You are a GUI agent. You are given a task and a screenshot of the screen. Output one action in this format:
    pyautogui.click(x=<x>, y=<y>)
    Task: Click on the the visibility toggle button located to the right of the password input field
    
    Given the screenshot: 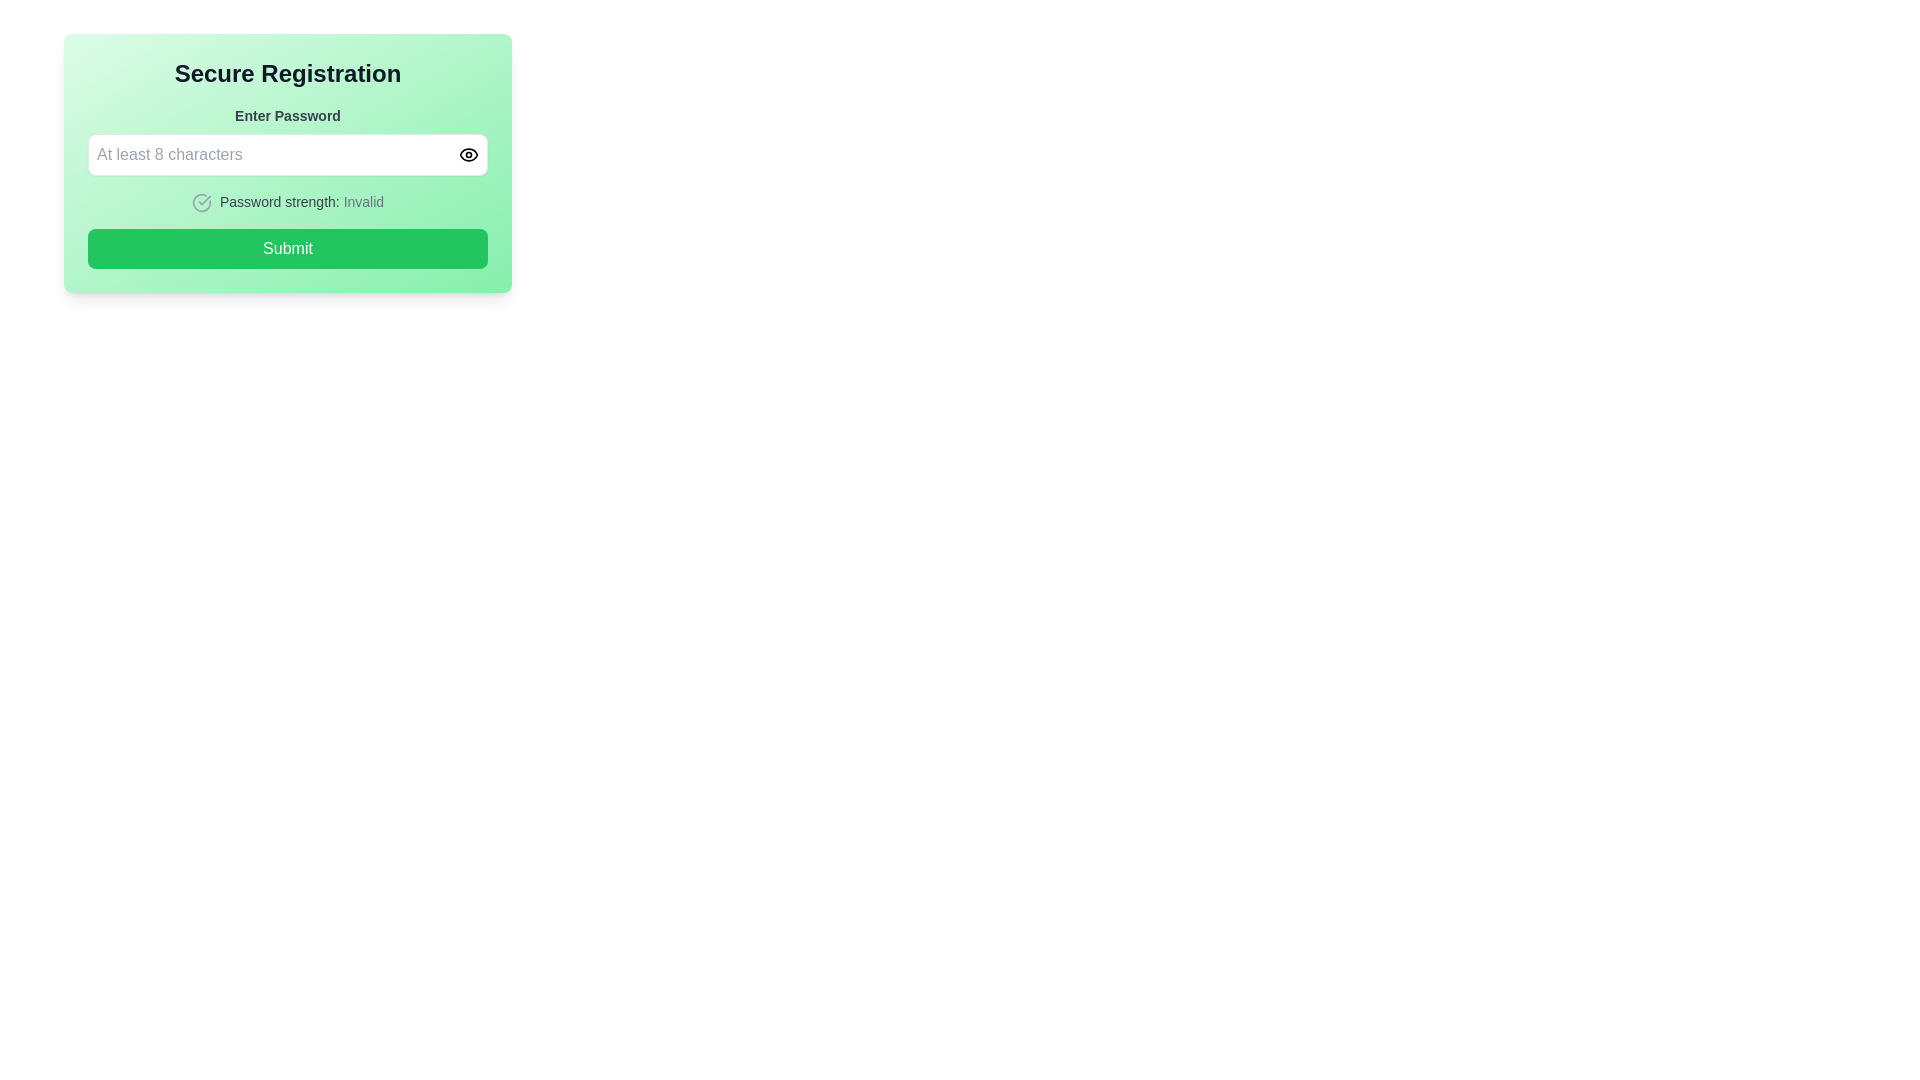 What is the action you would take?
    pyautogui.click(x=468, y=153)
    